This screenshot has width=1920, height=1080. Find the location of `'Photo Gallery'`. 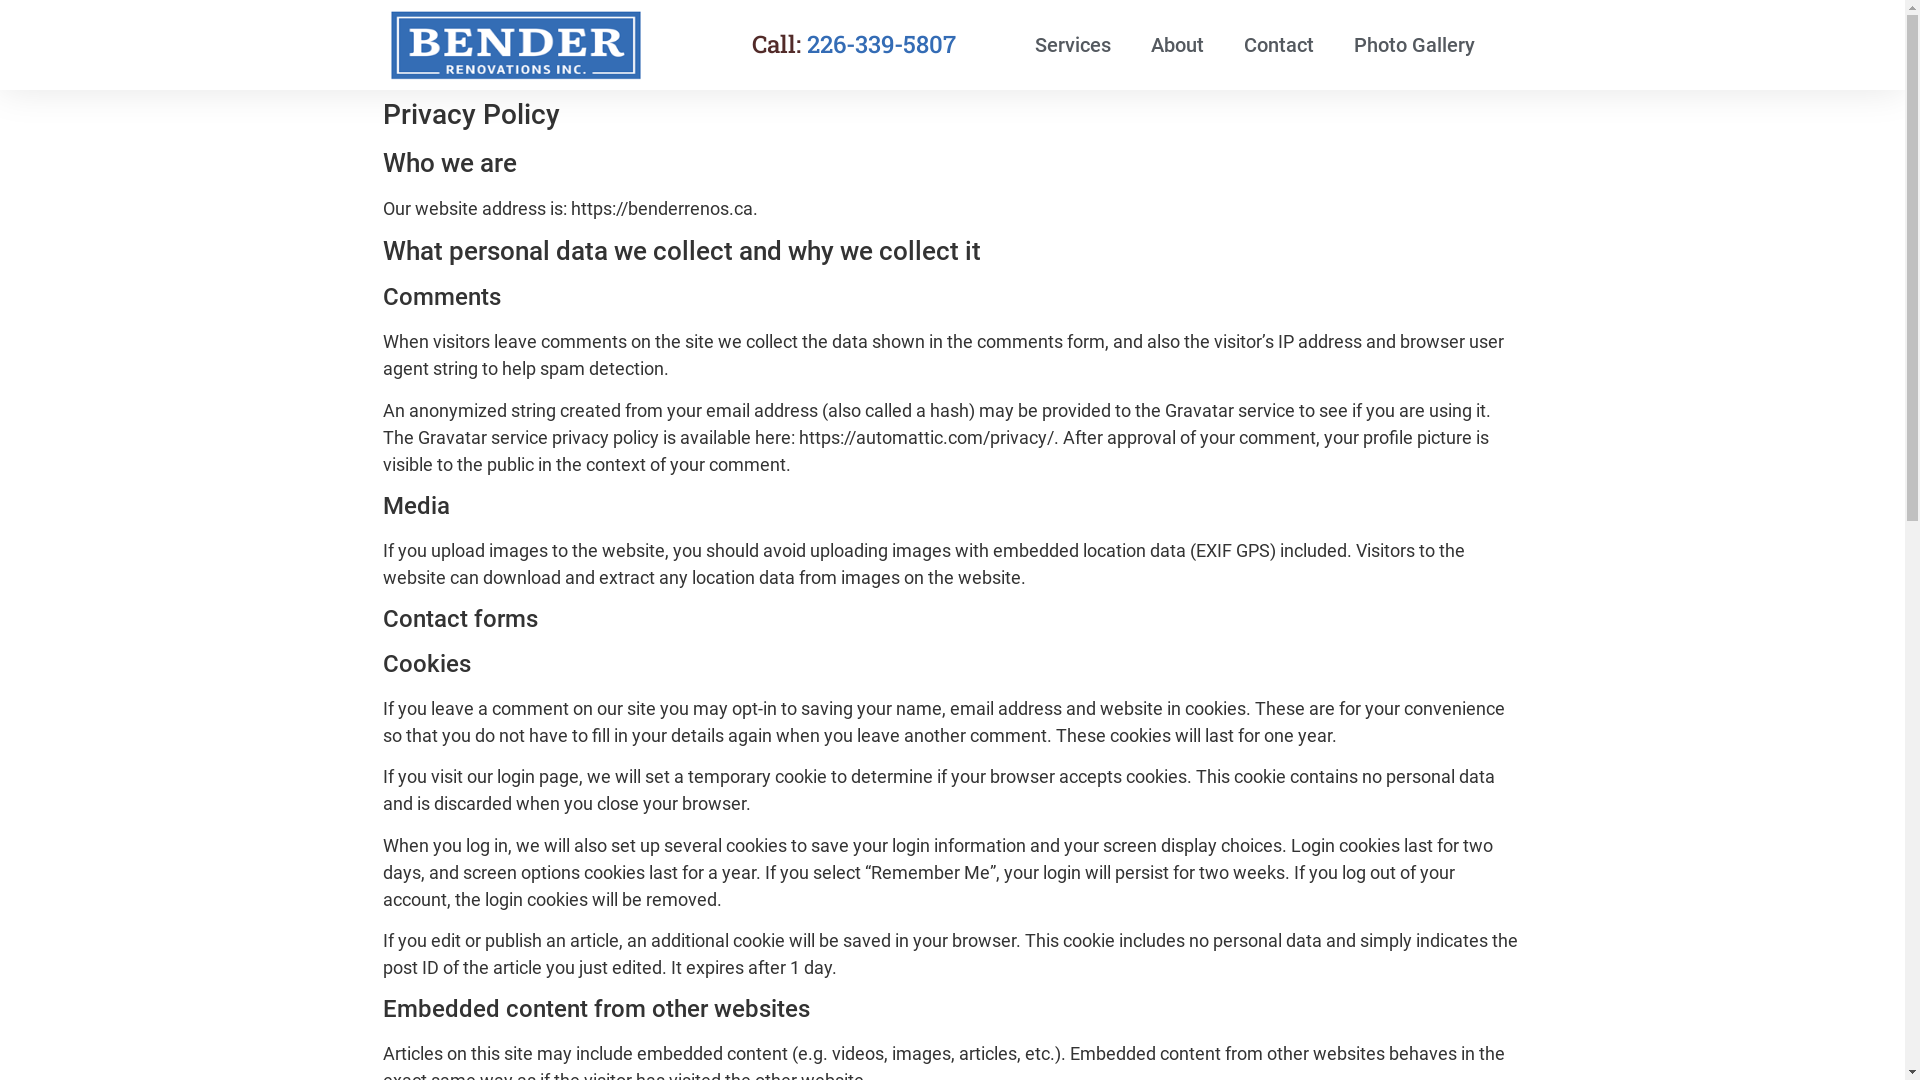

'Photo Gallery' is located at coordinates (1413, 45).